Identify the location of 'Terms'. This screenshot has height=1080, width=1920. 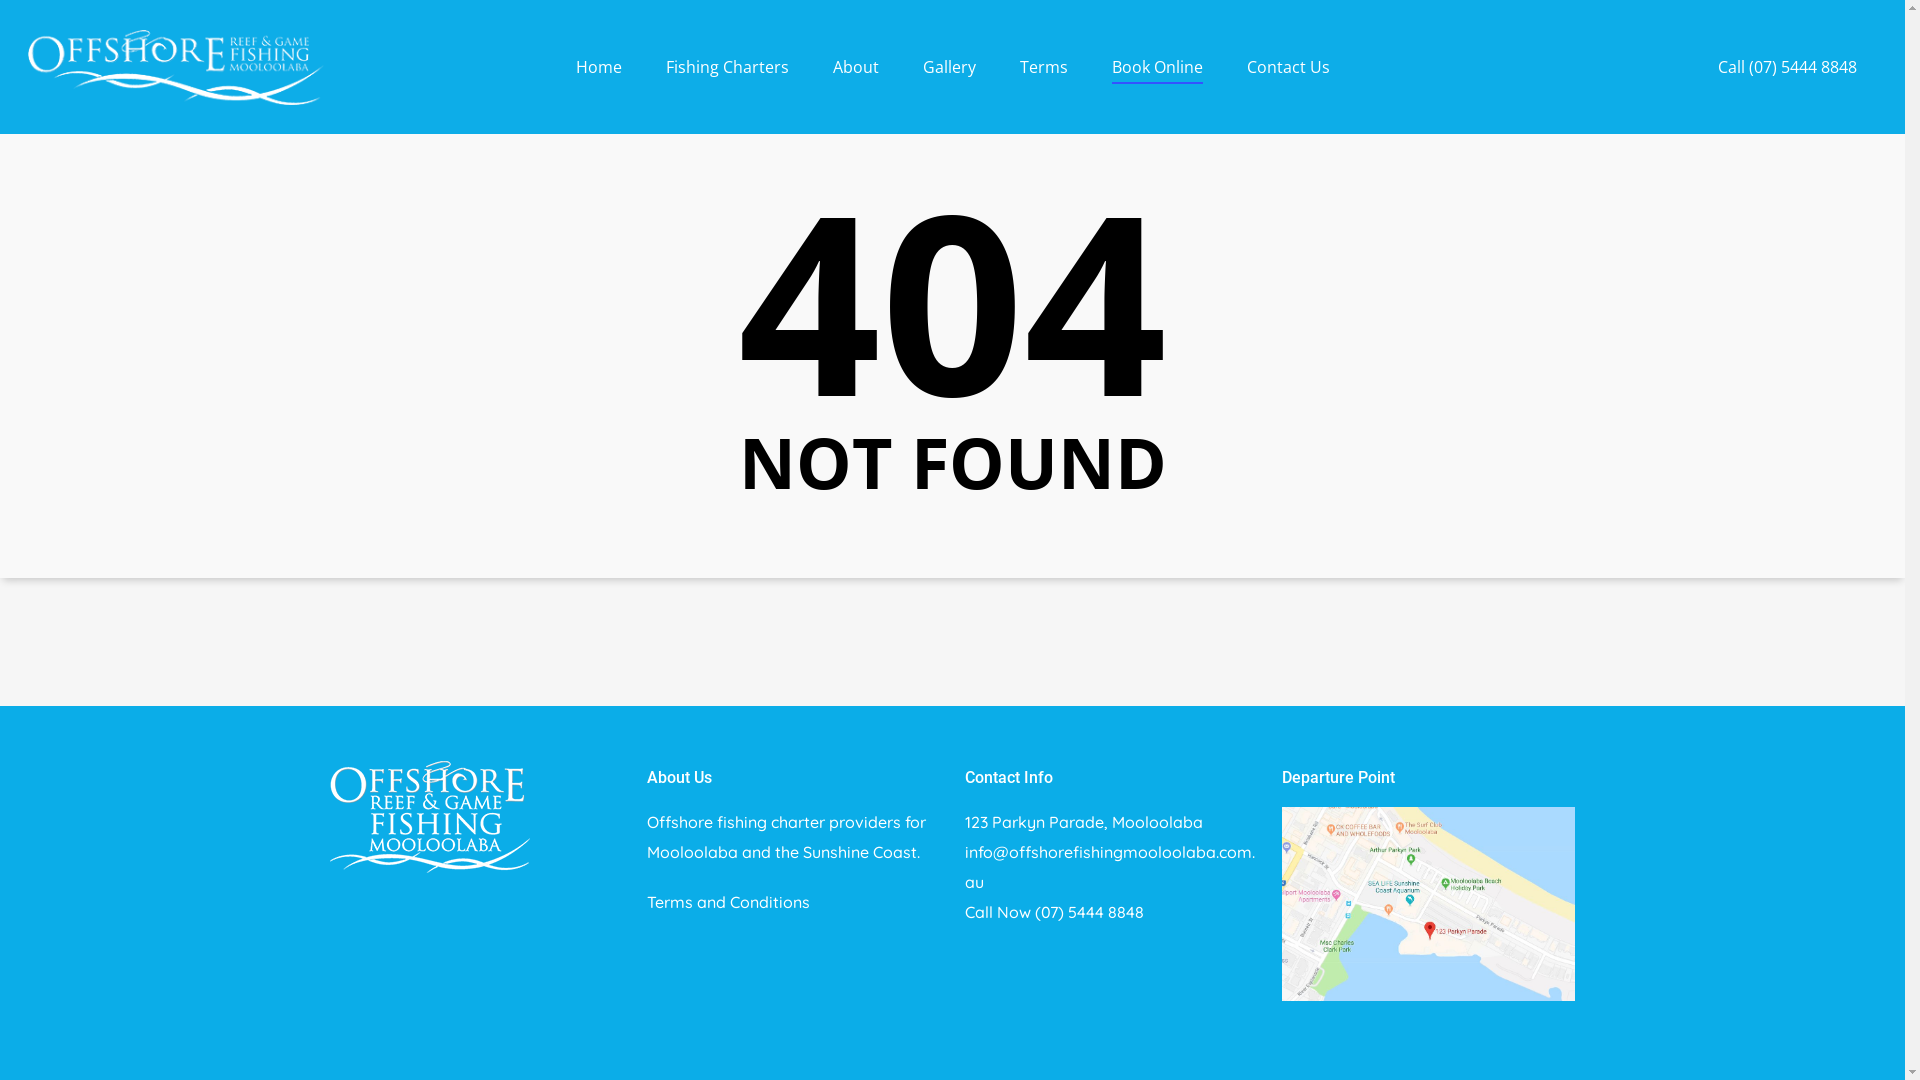
(1042, 80).